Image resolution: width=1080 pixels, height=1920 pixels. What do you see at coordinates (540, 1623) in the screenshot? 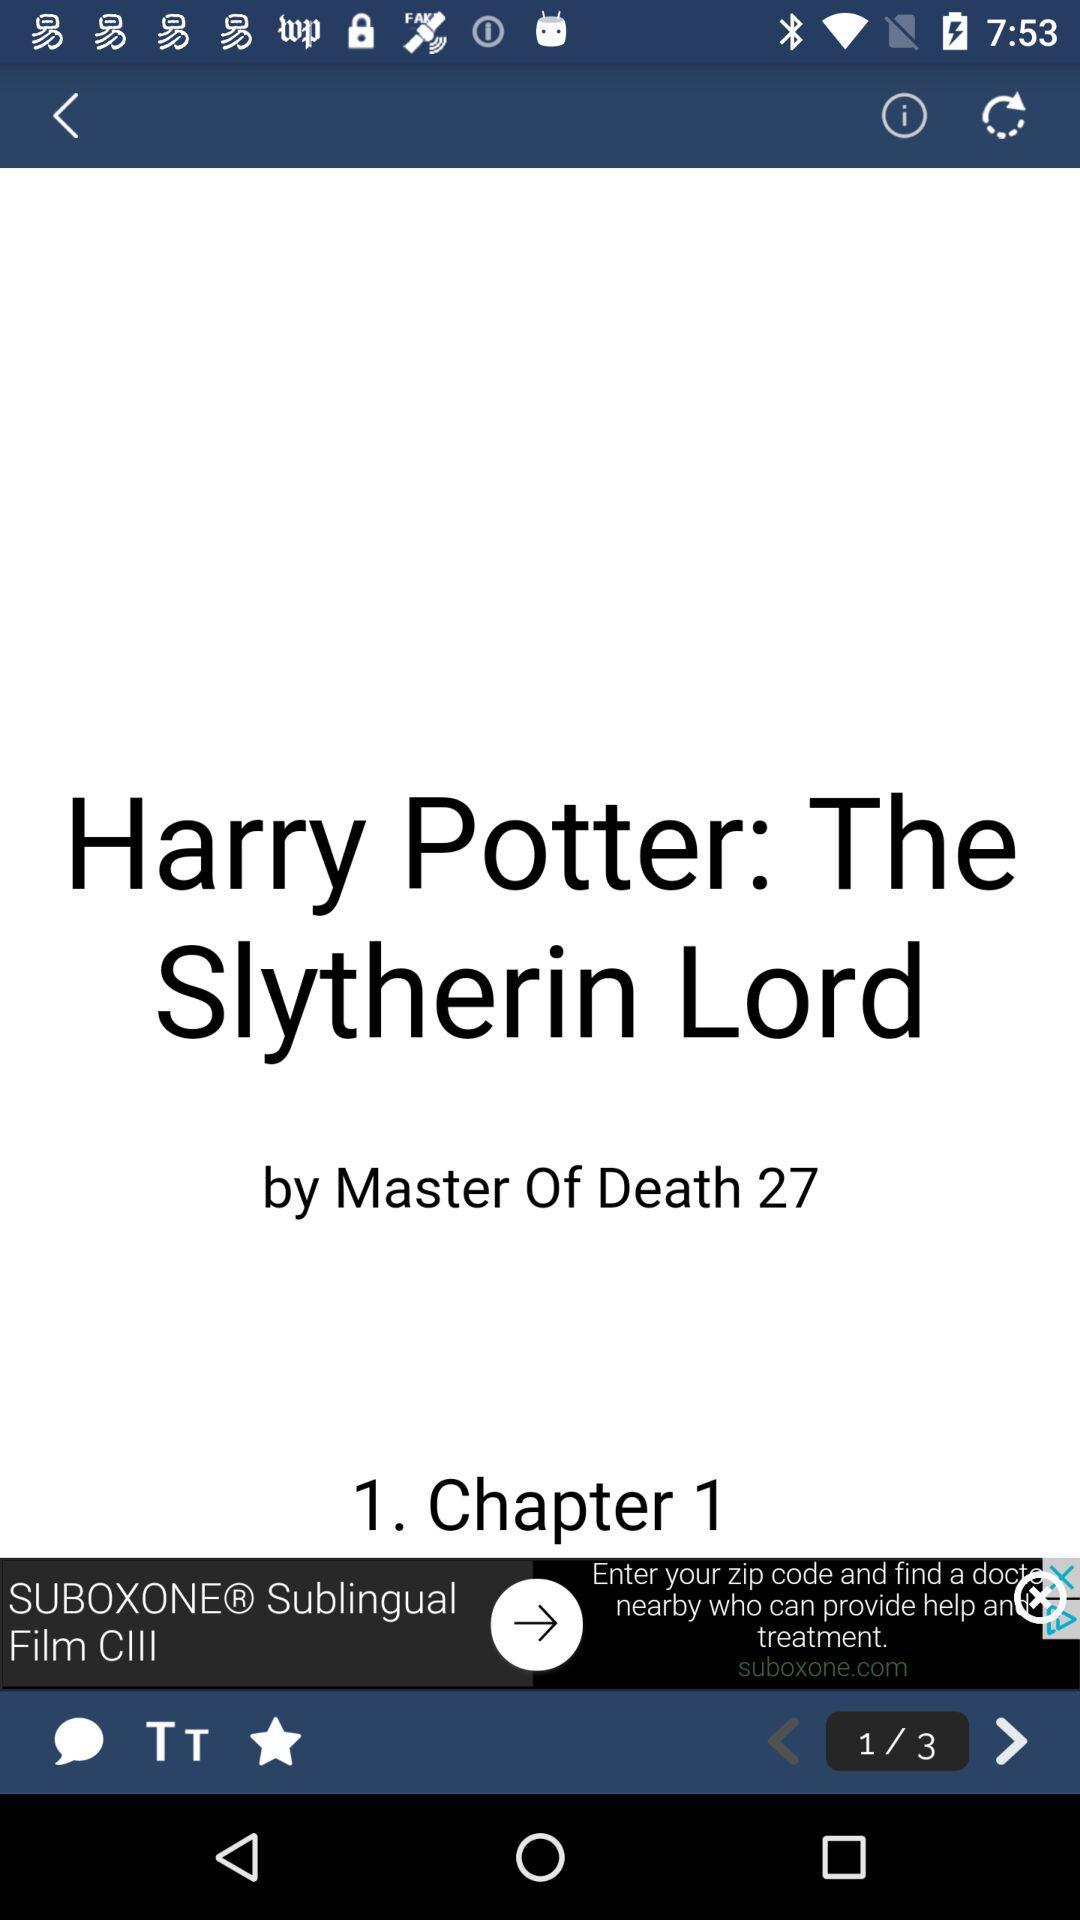
I see `so the advertisement` at bounding box center [540, 1623].